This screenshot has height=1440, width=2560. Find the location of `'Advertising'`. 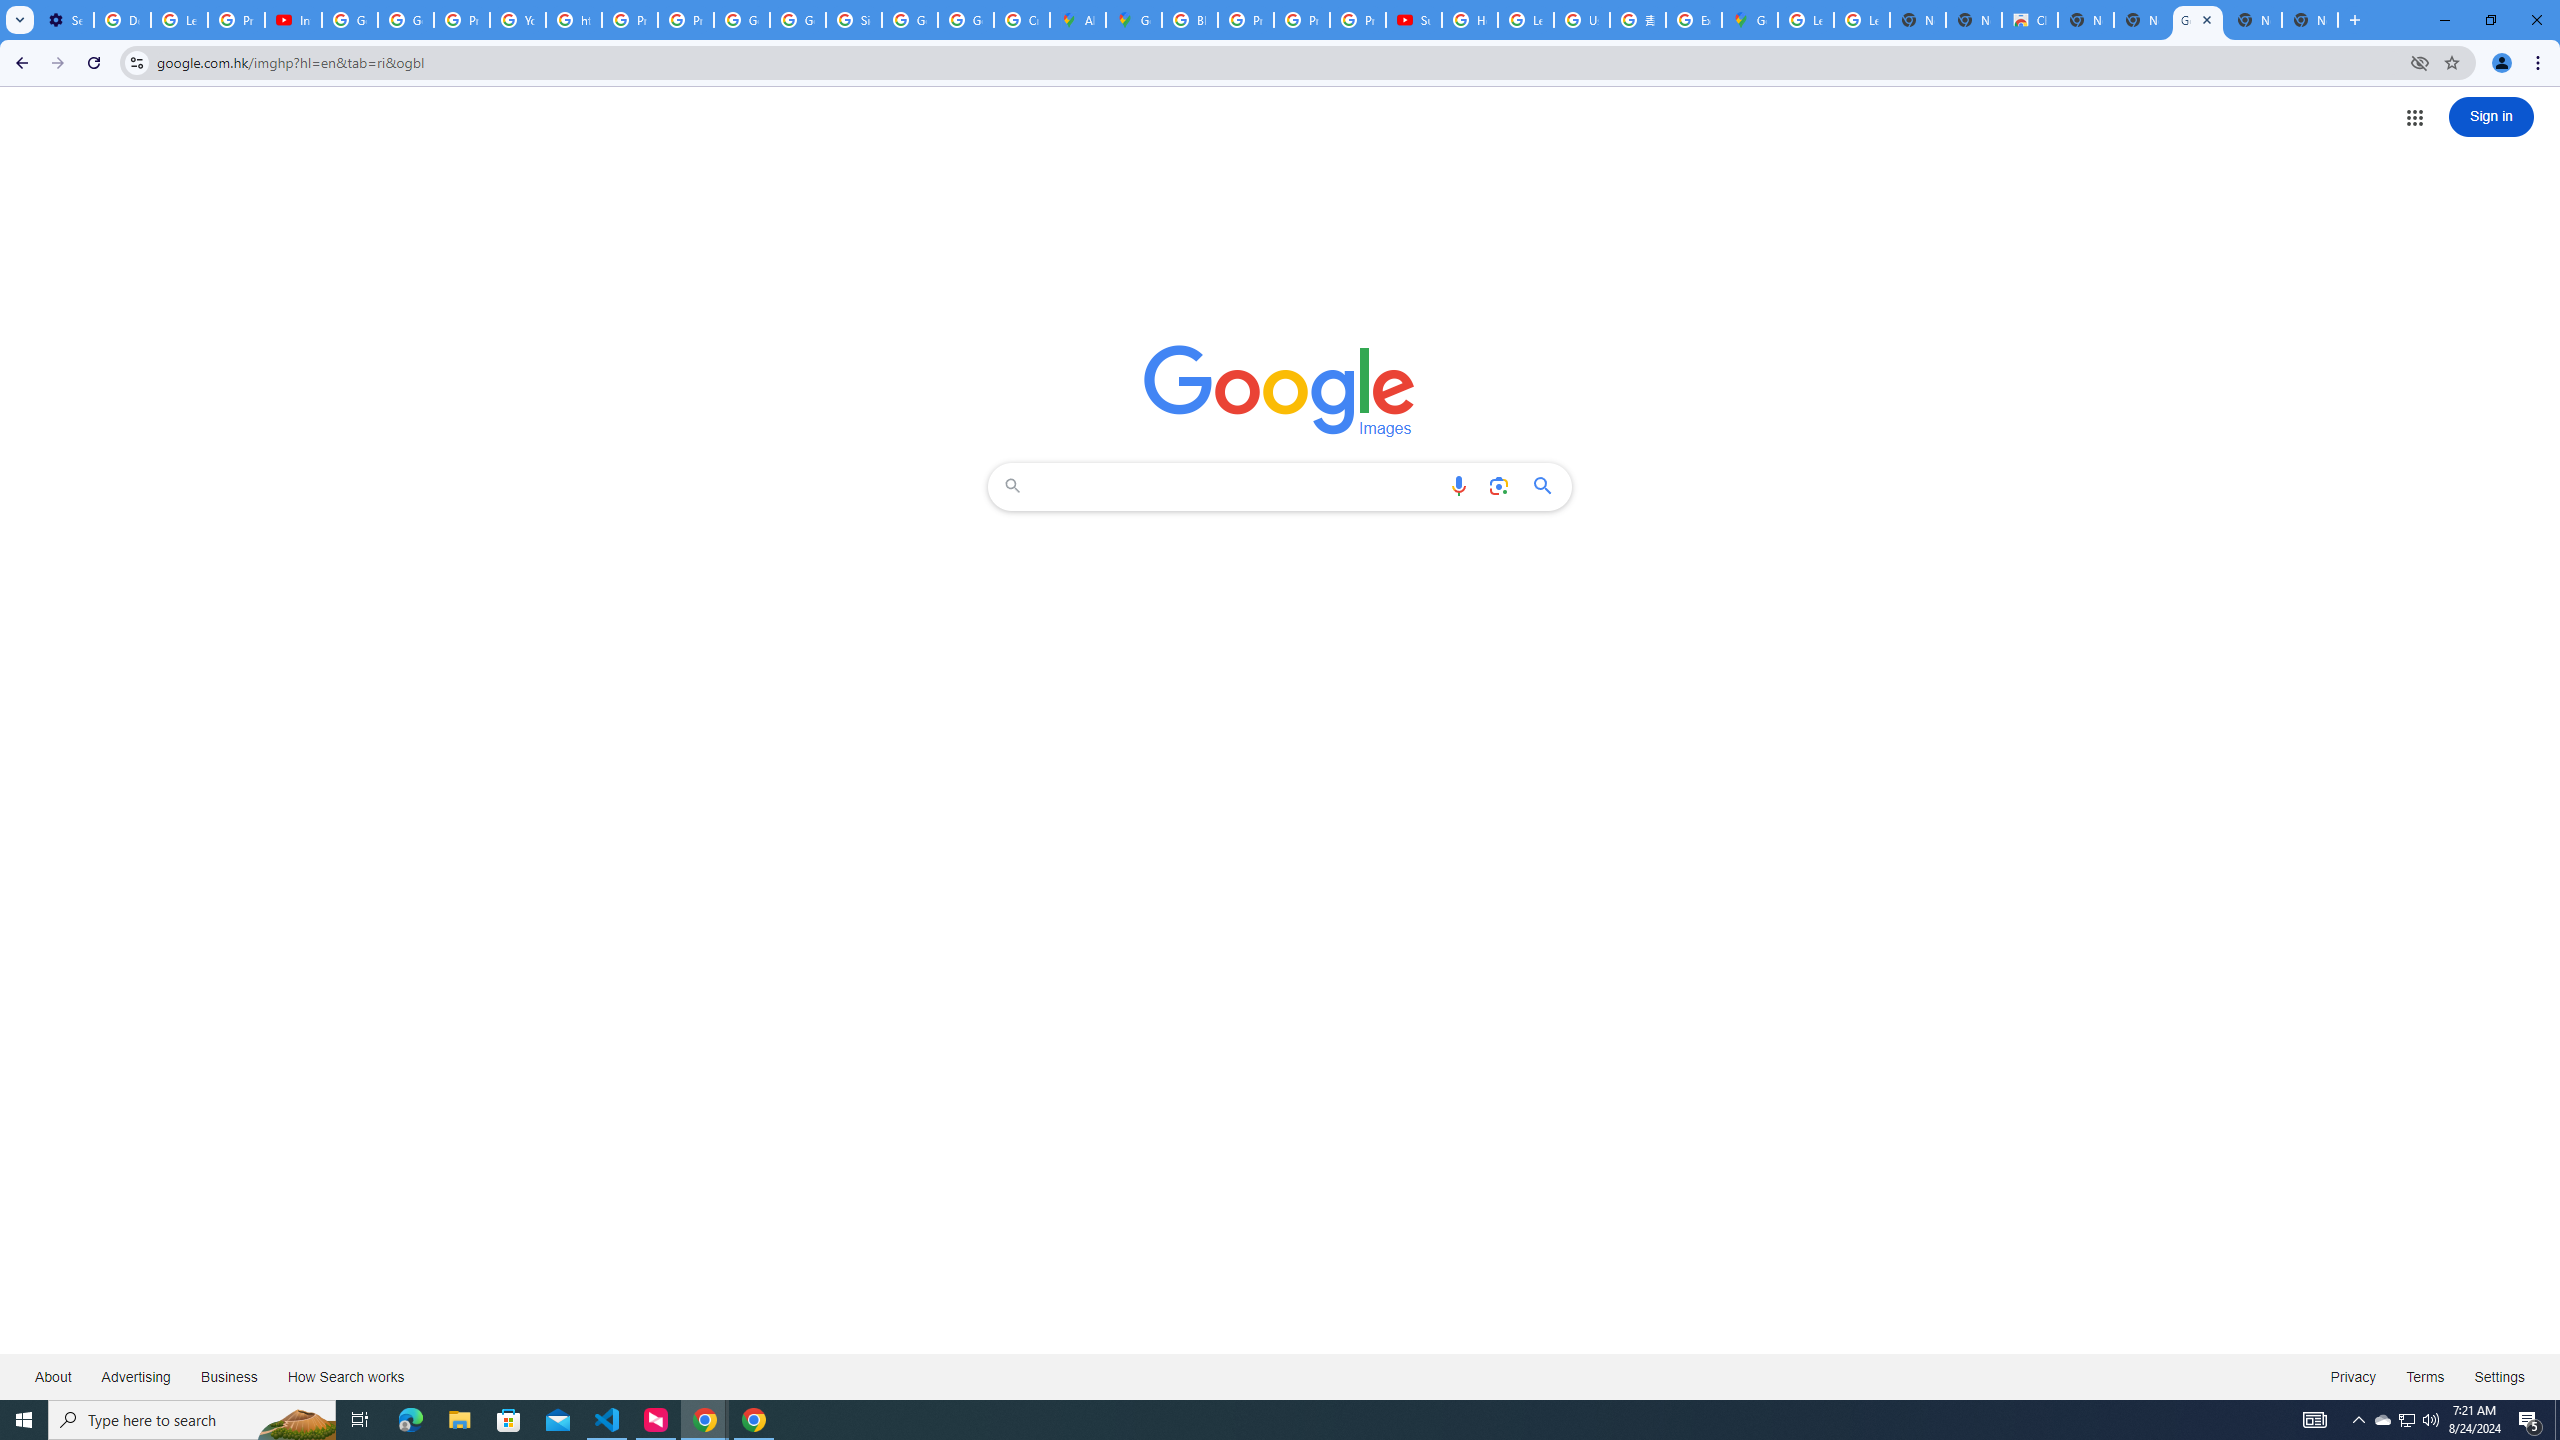

'Advertising' is located at coordinates (135, 1375).